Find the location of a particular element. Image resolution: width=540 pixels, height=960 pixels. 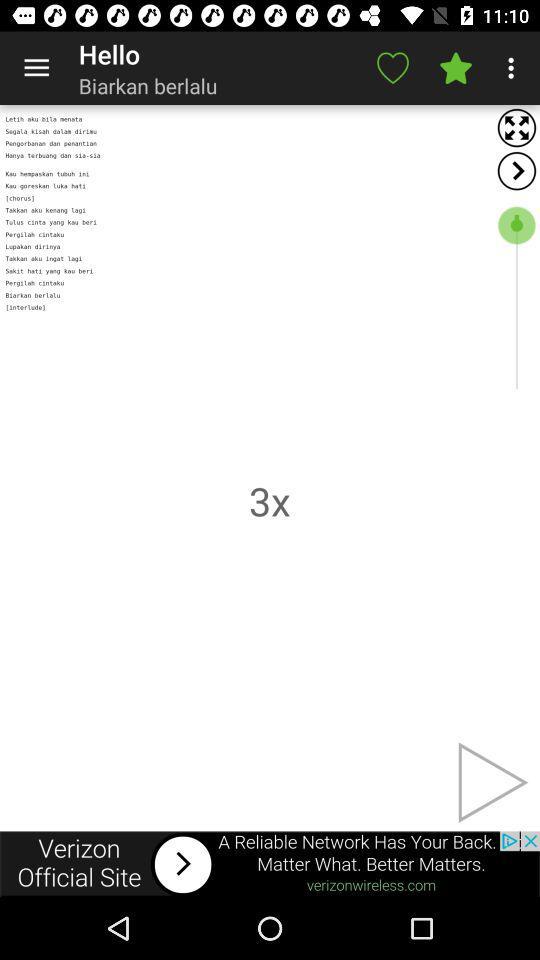

advertisement display is located at coordinates (270, 863).